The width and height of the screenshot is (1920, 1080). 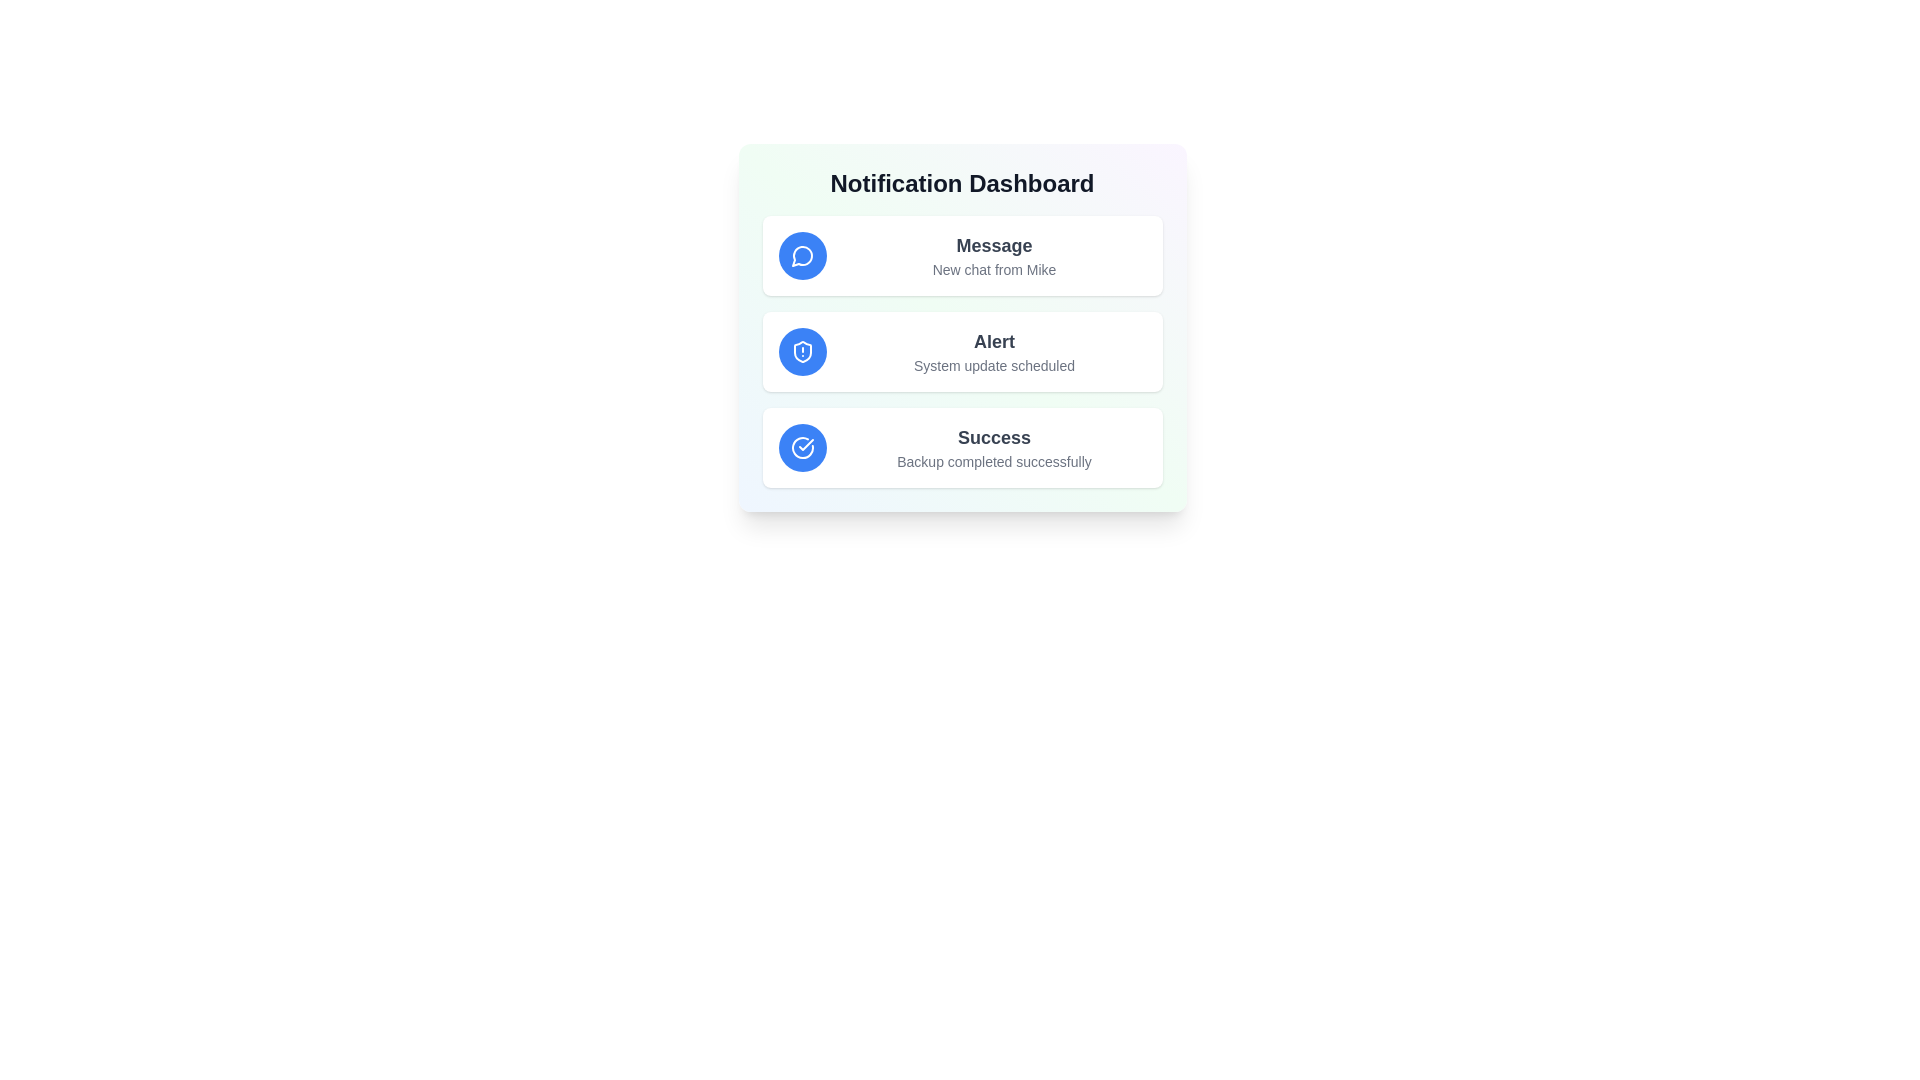 What do you see at coordinates (962, 184) in the screenshot?
I see `the notification dashboard title to focus on it` at bounding box center [962, 184].